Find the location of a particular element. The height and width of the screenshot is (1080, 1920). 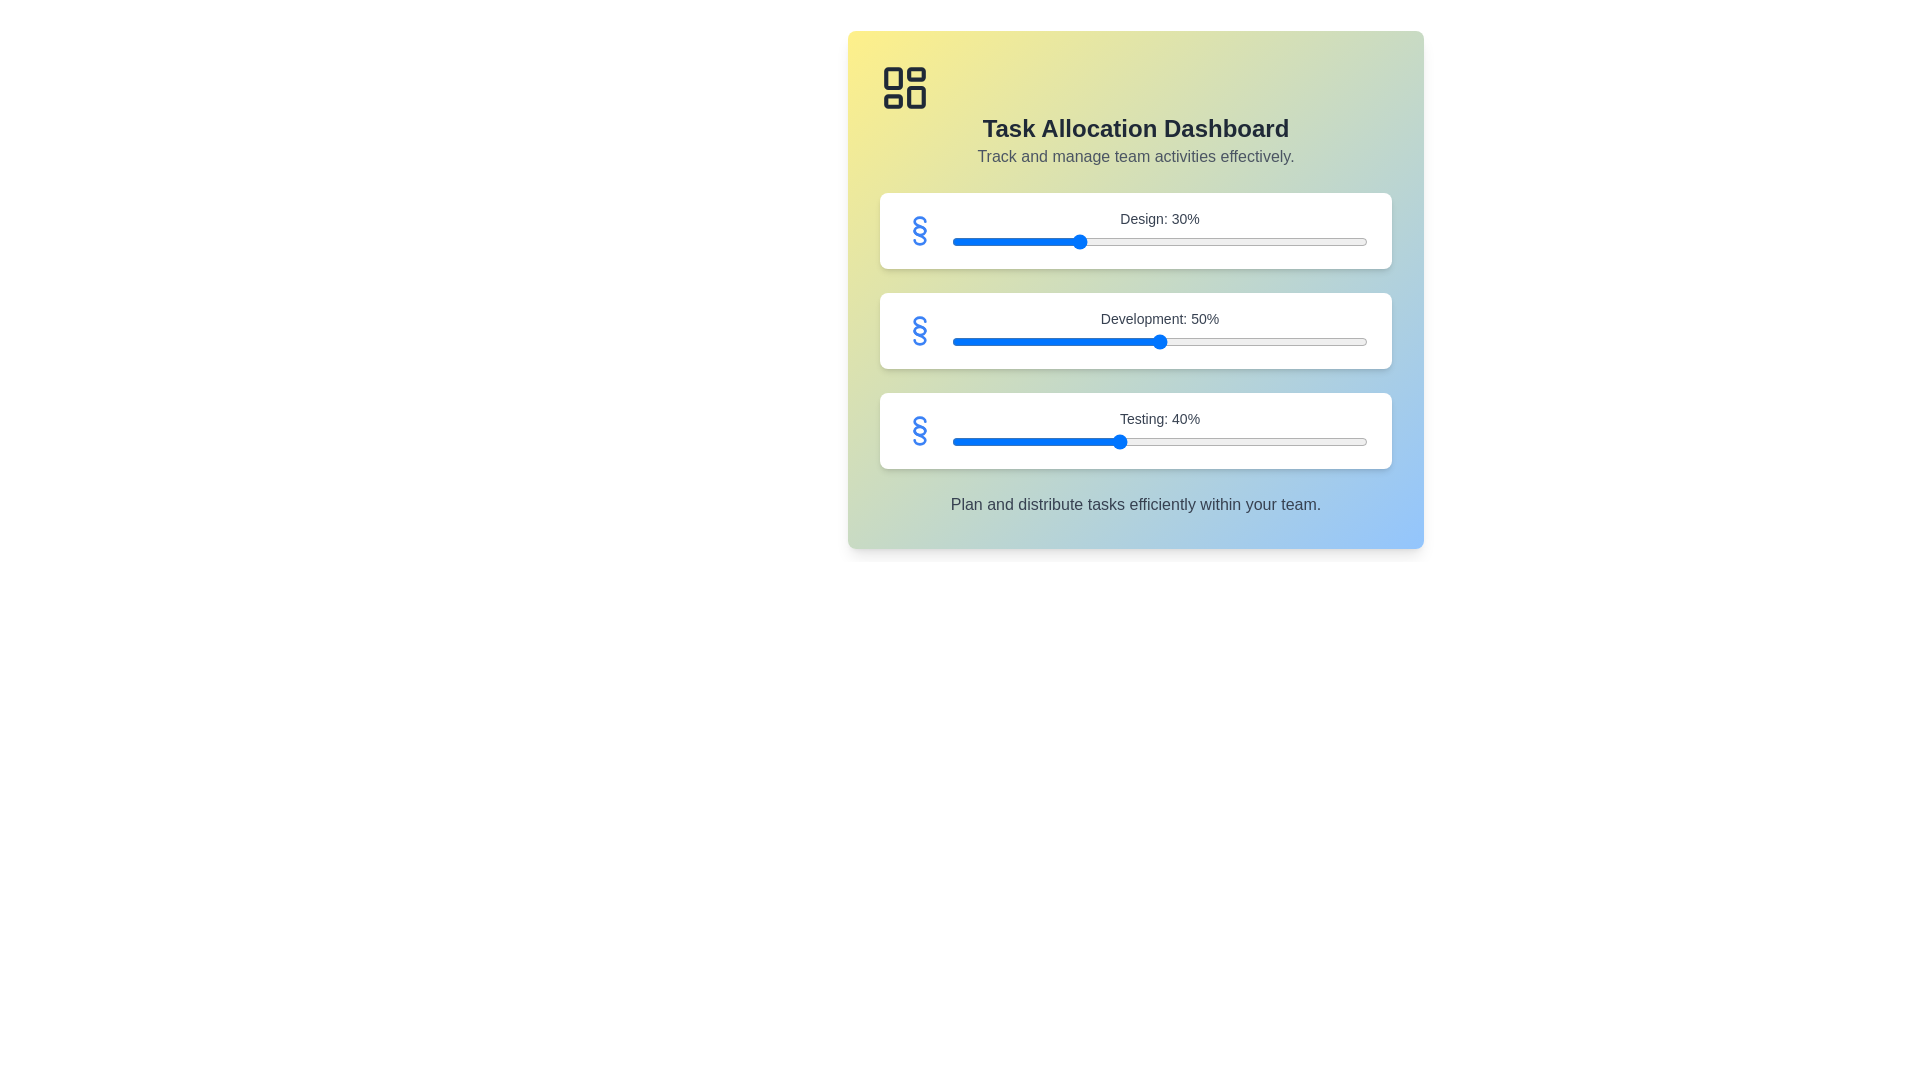

the 'Design' slider to 99% by dragging the slider to the corresponding position is located at coordinates (1362, 241).